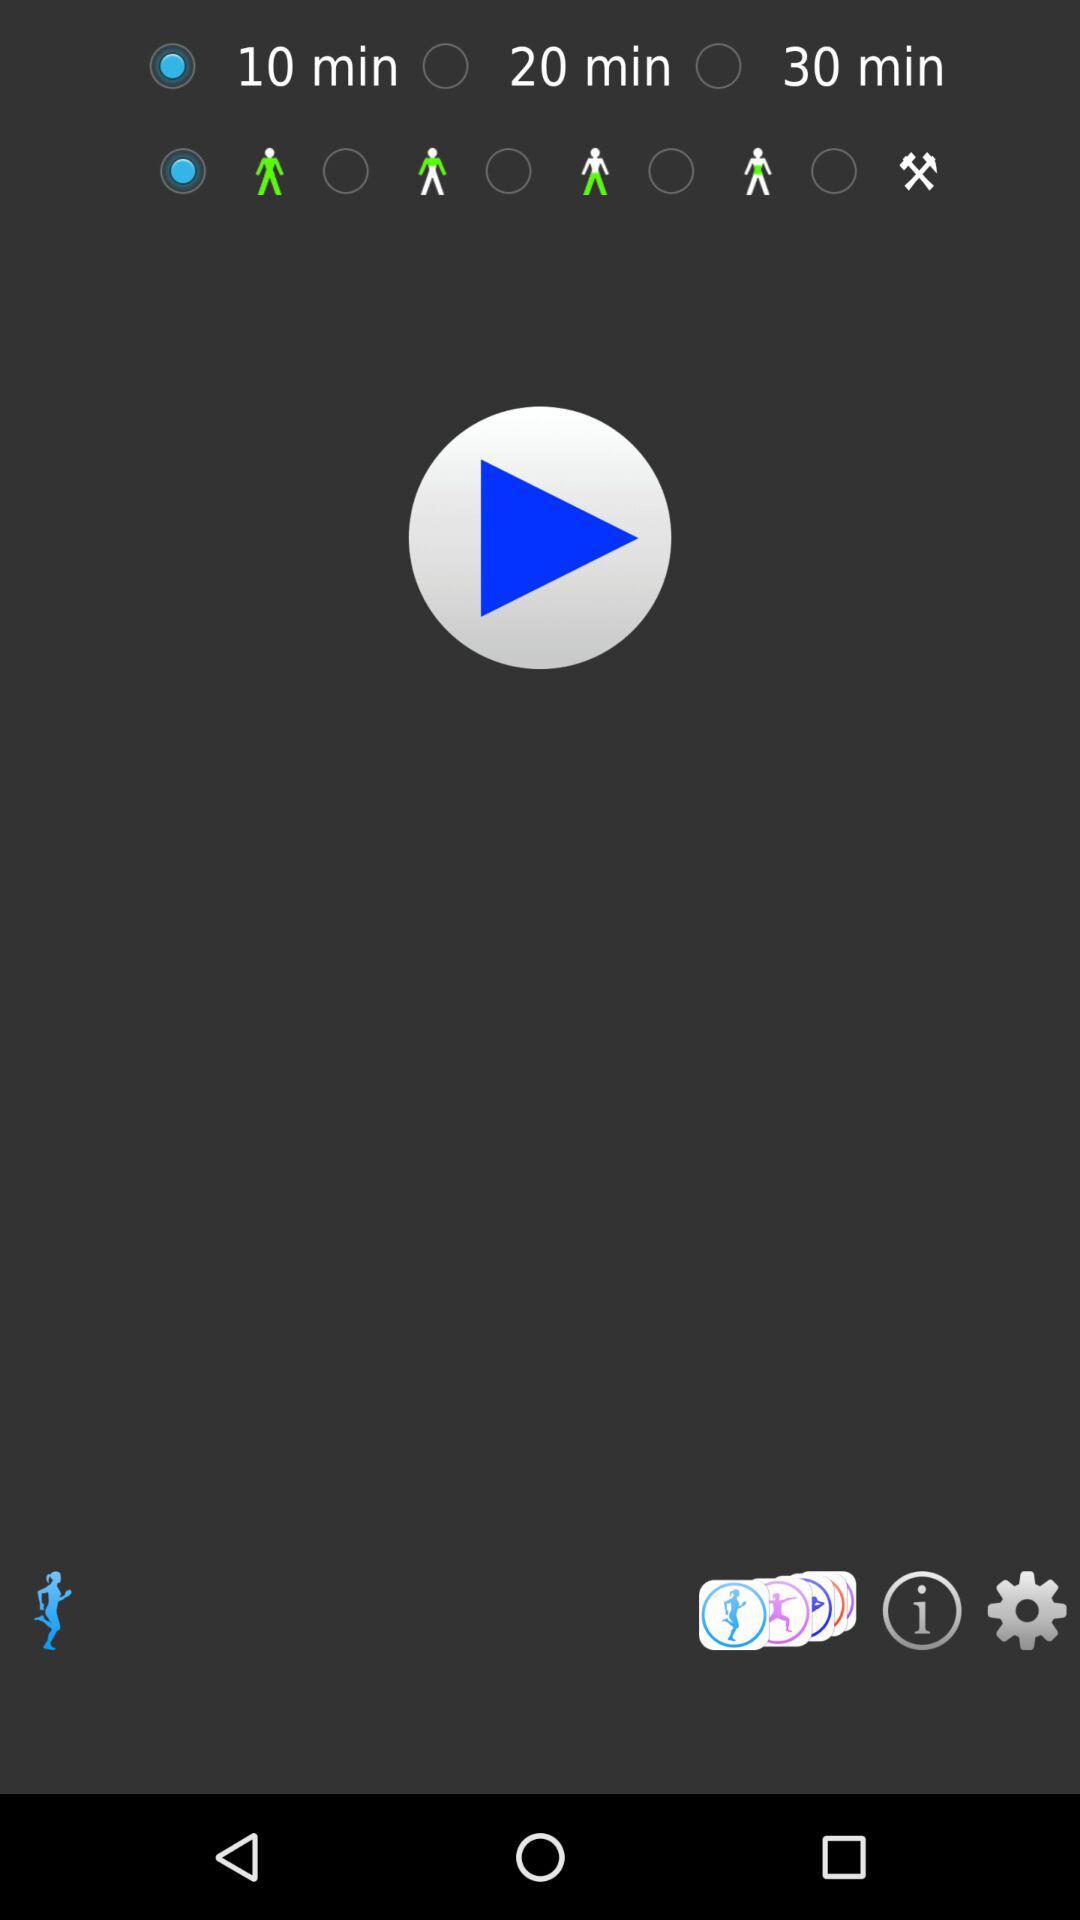 The width and height of the screenshot is (1080, 1920). What do you see at coordinates (844, 171) in the screenshot?
I see `choose 5th option` at bounding box center [844, 171].